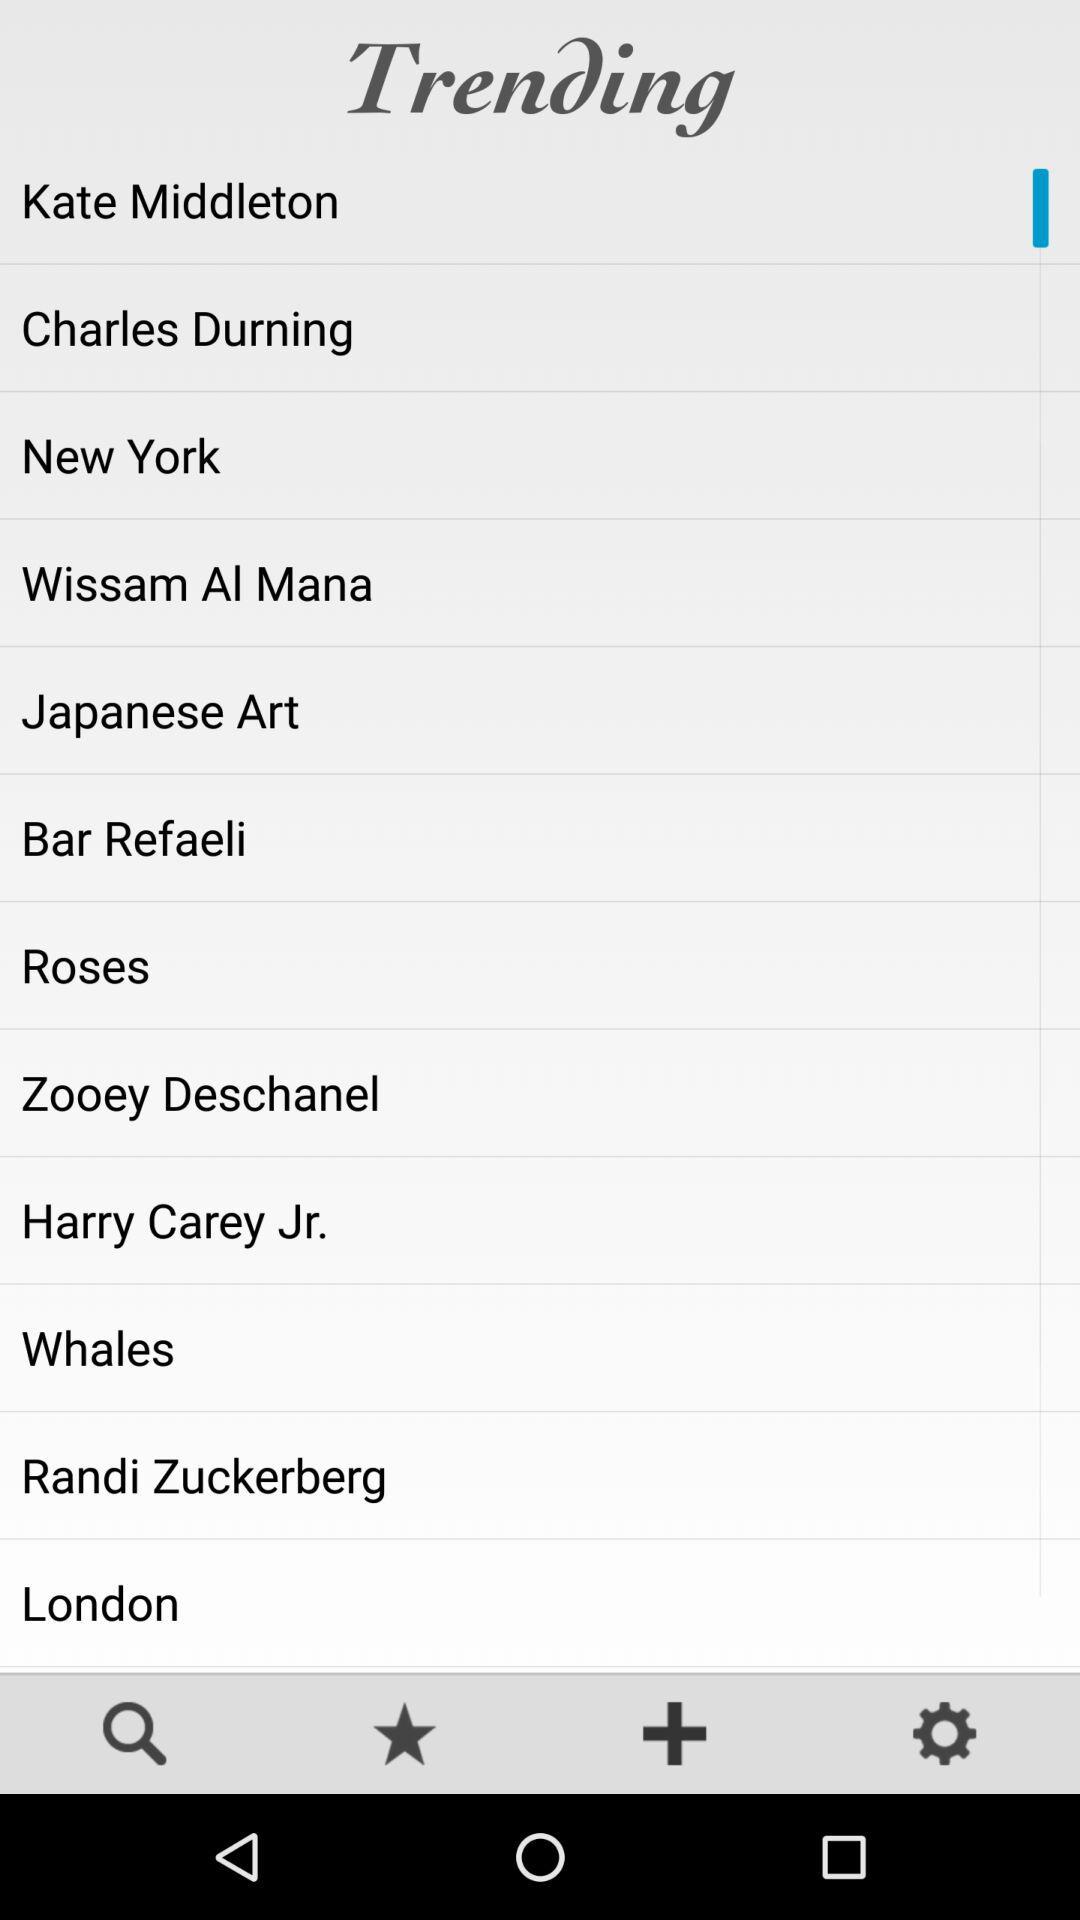  Describe the element at coordinates (540, 200) in the screenshot. I see `kate middleton icon` at that location.